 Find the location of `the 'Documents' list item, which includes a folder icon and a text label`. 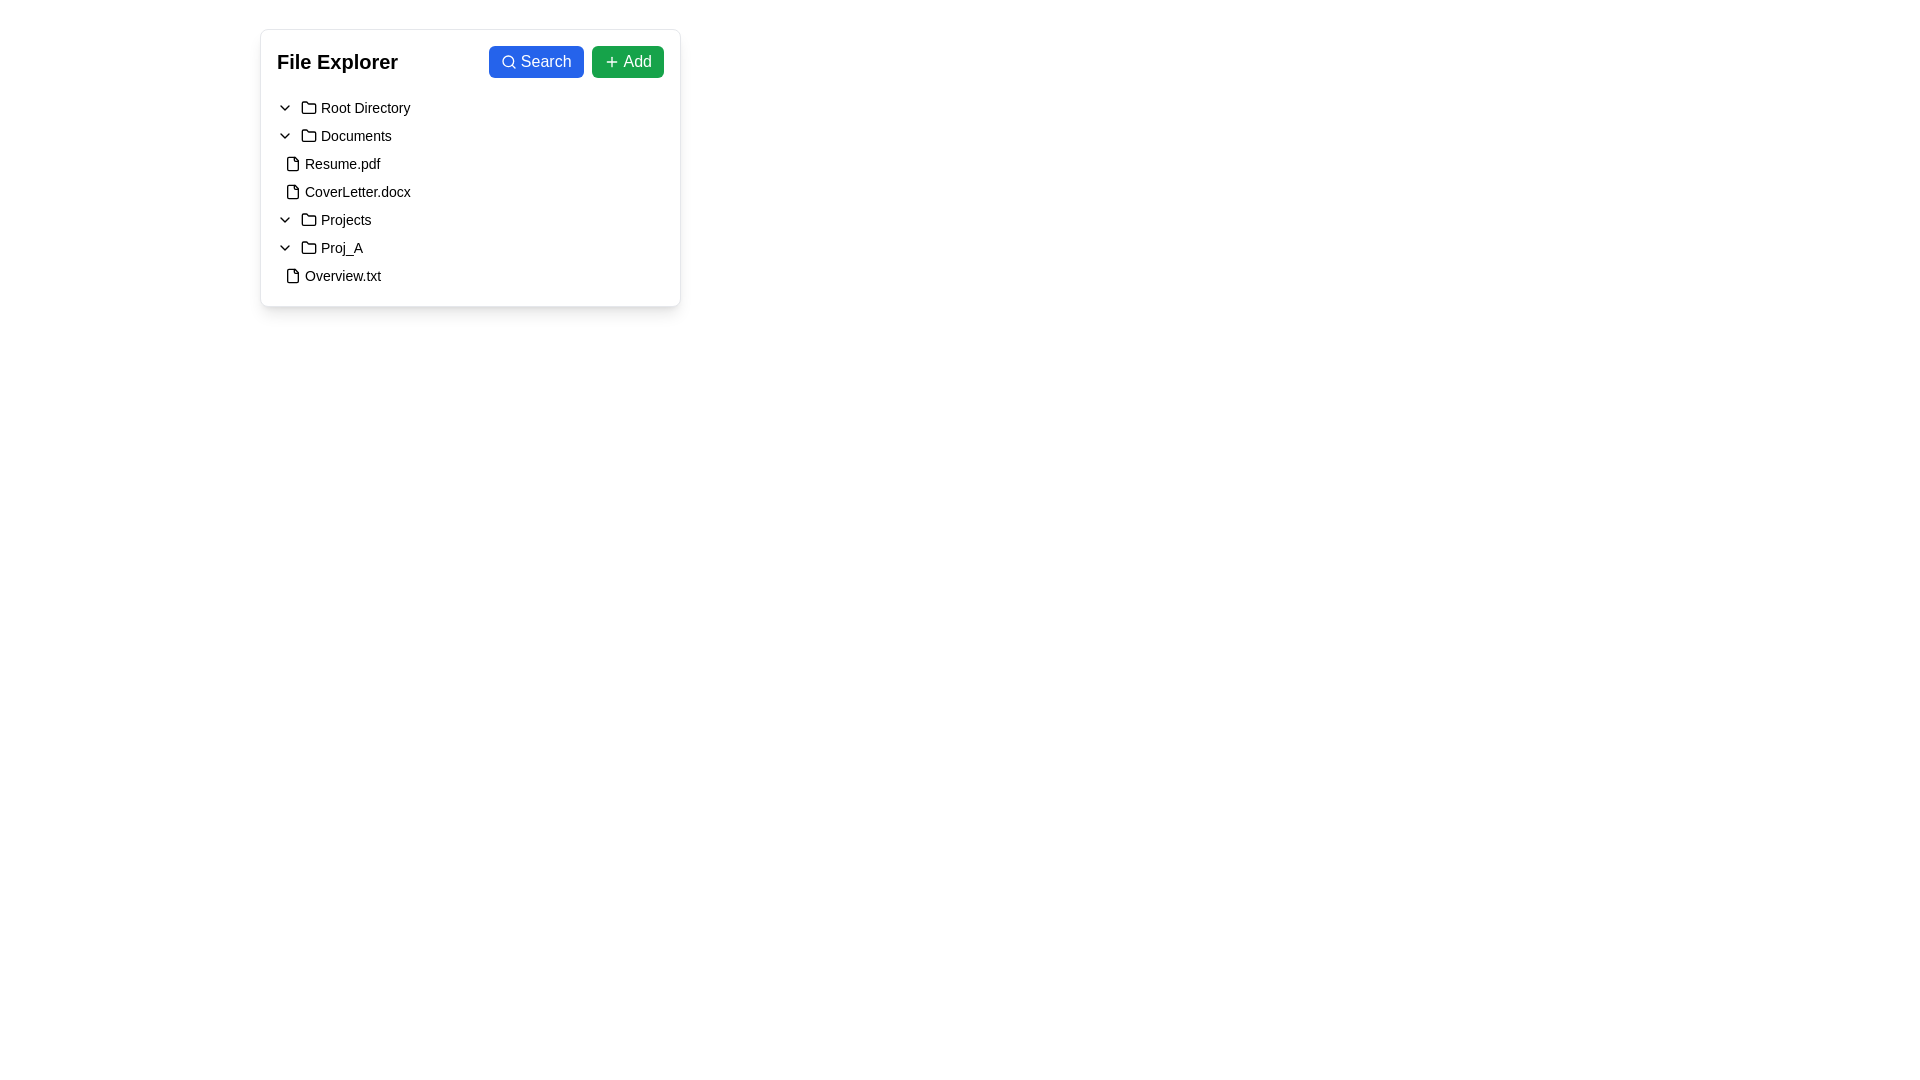

the 'Documents' list item, which includes a folder icon and a text label is located at coordinates (346, 135).